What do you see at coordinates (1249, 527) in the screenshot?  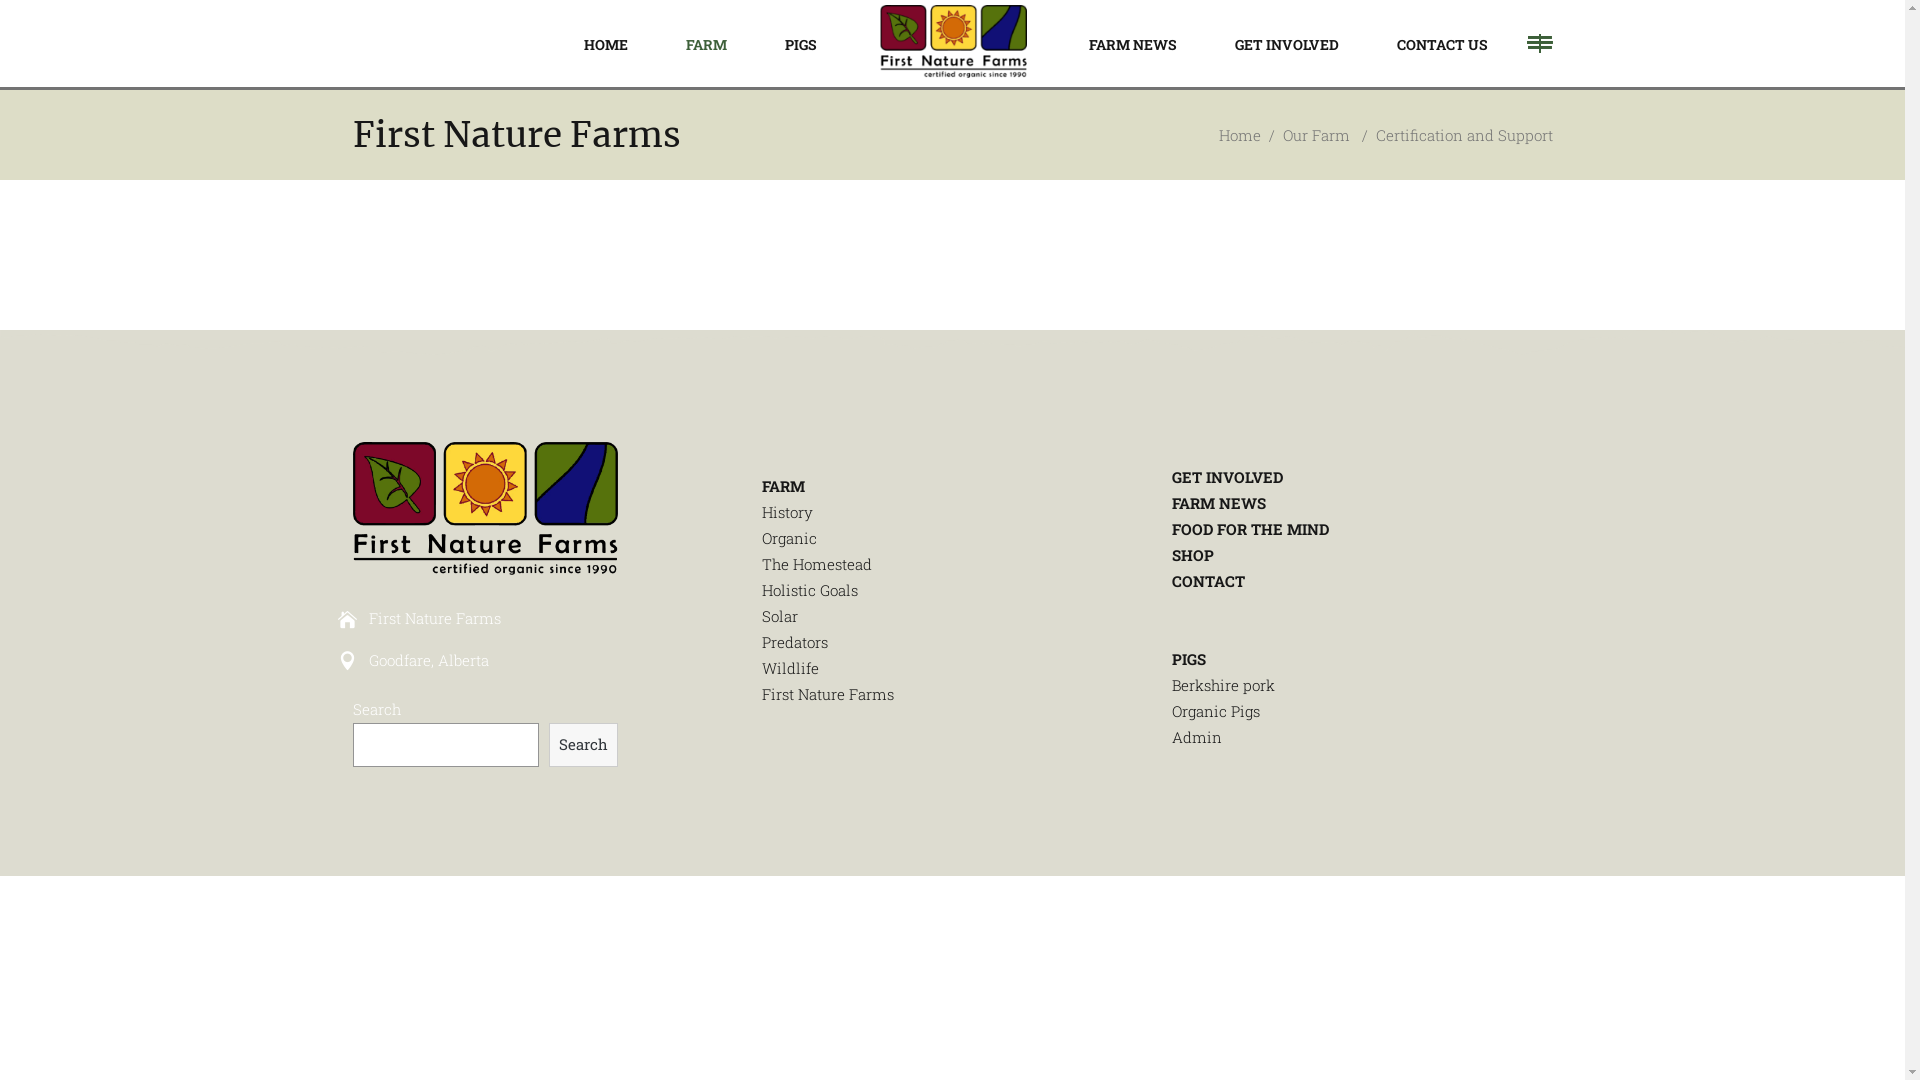 I see `'FOOD FOR THE MIND'` at bounding box center [1249, 527].